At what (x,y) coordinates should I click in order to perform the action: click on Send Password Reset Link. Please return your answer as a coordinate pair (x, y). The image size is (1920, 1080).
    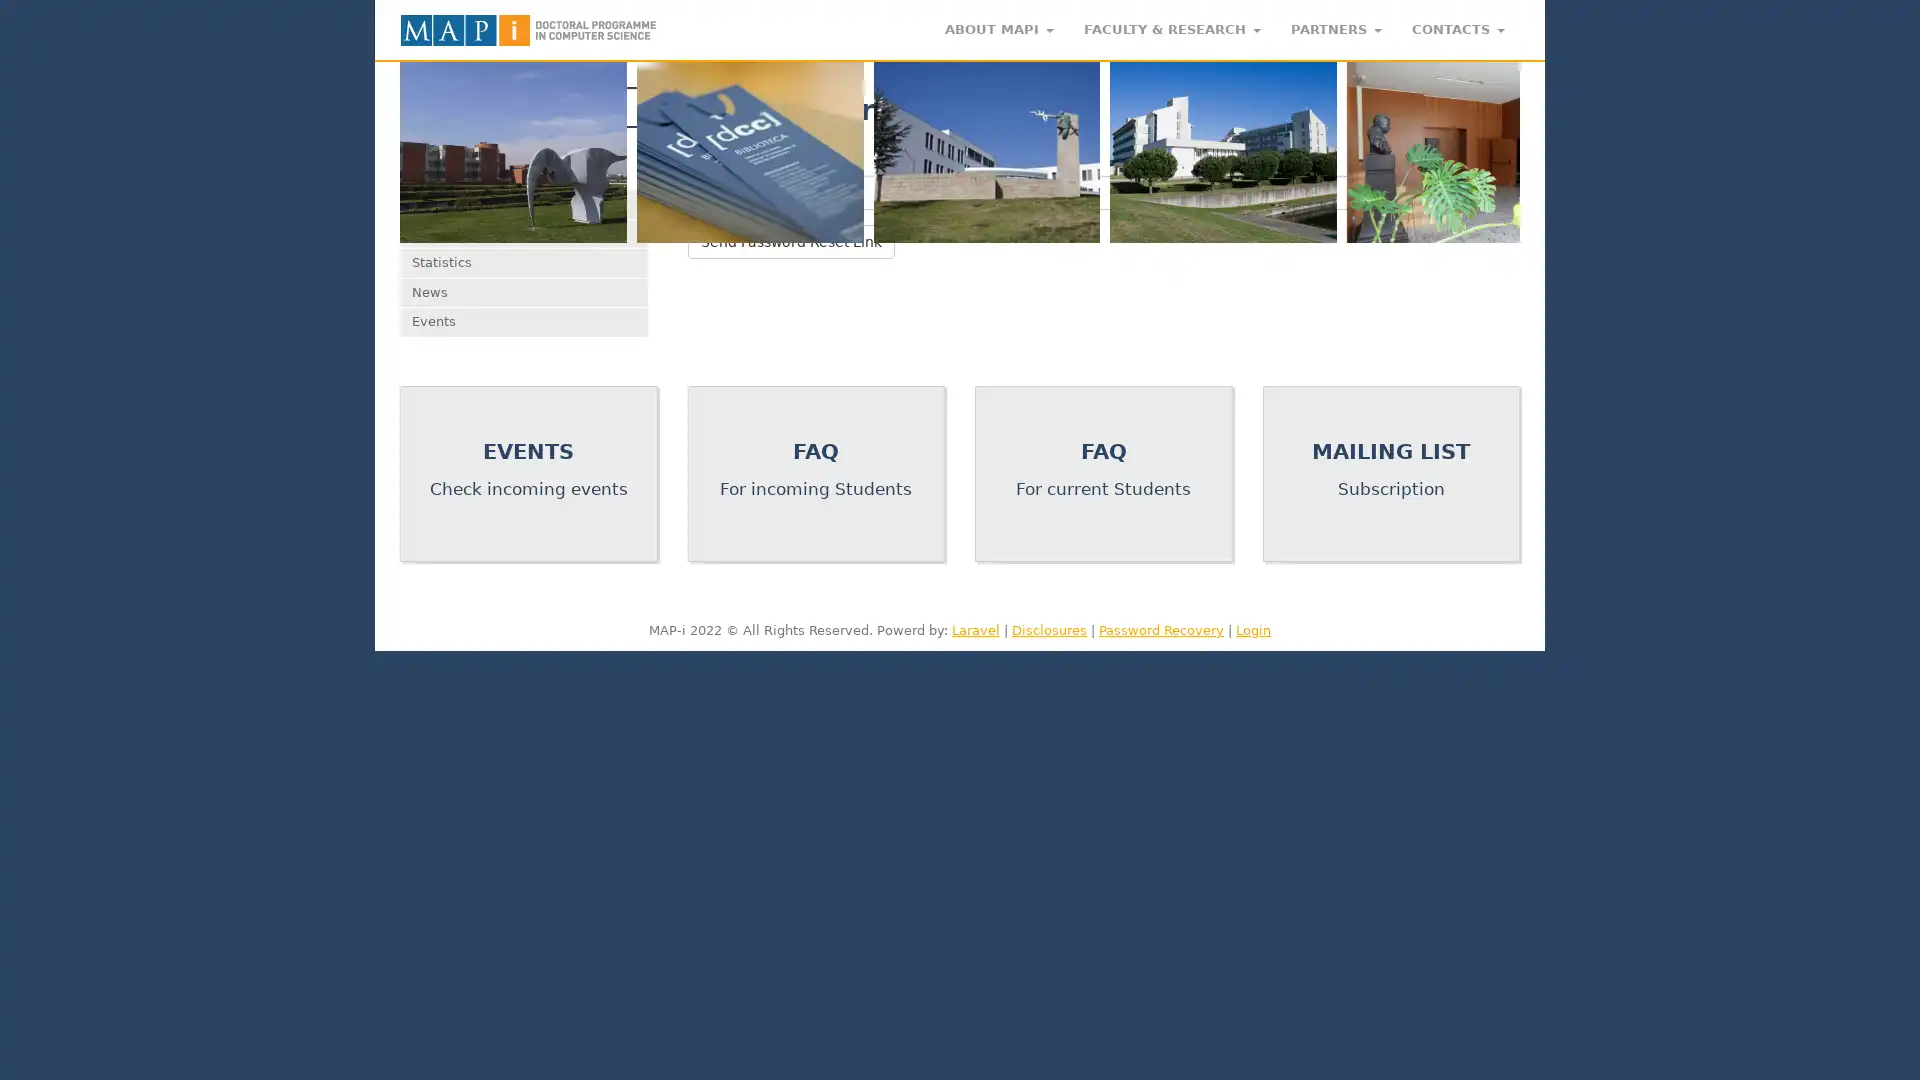
    Looking at the image, I should click on (789, 239).